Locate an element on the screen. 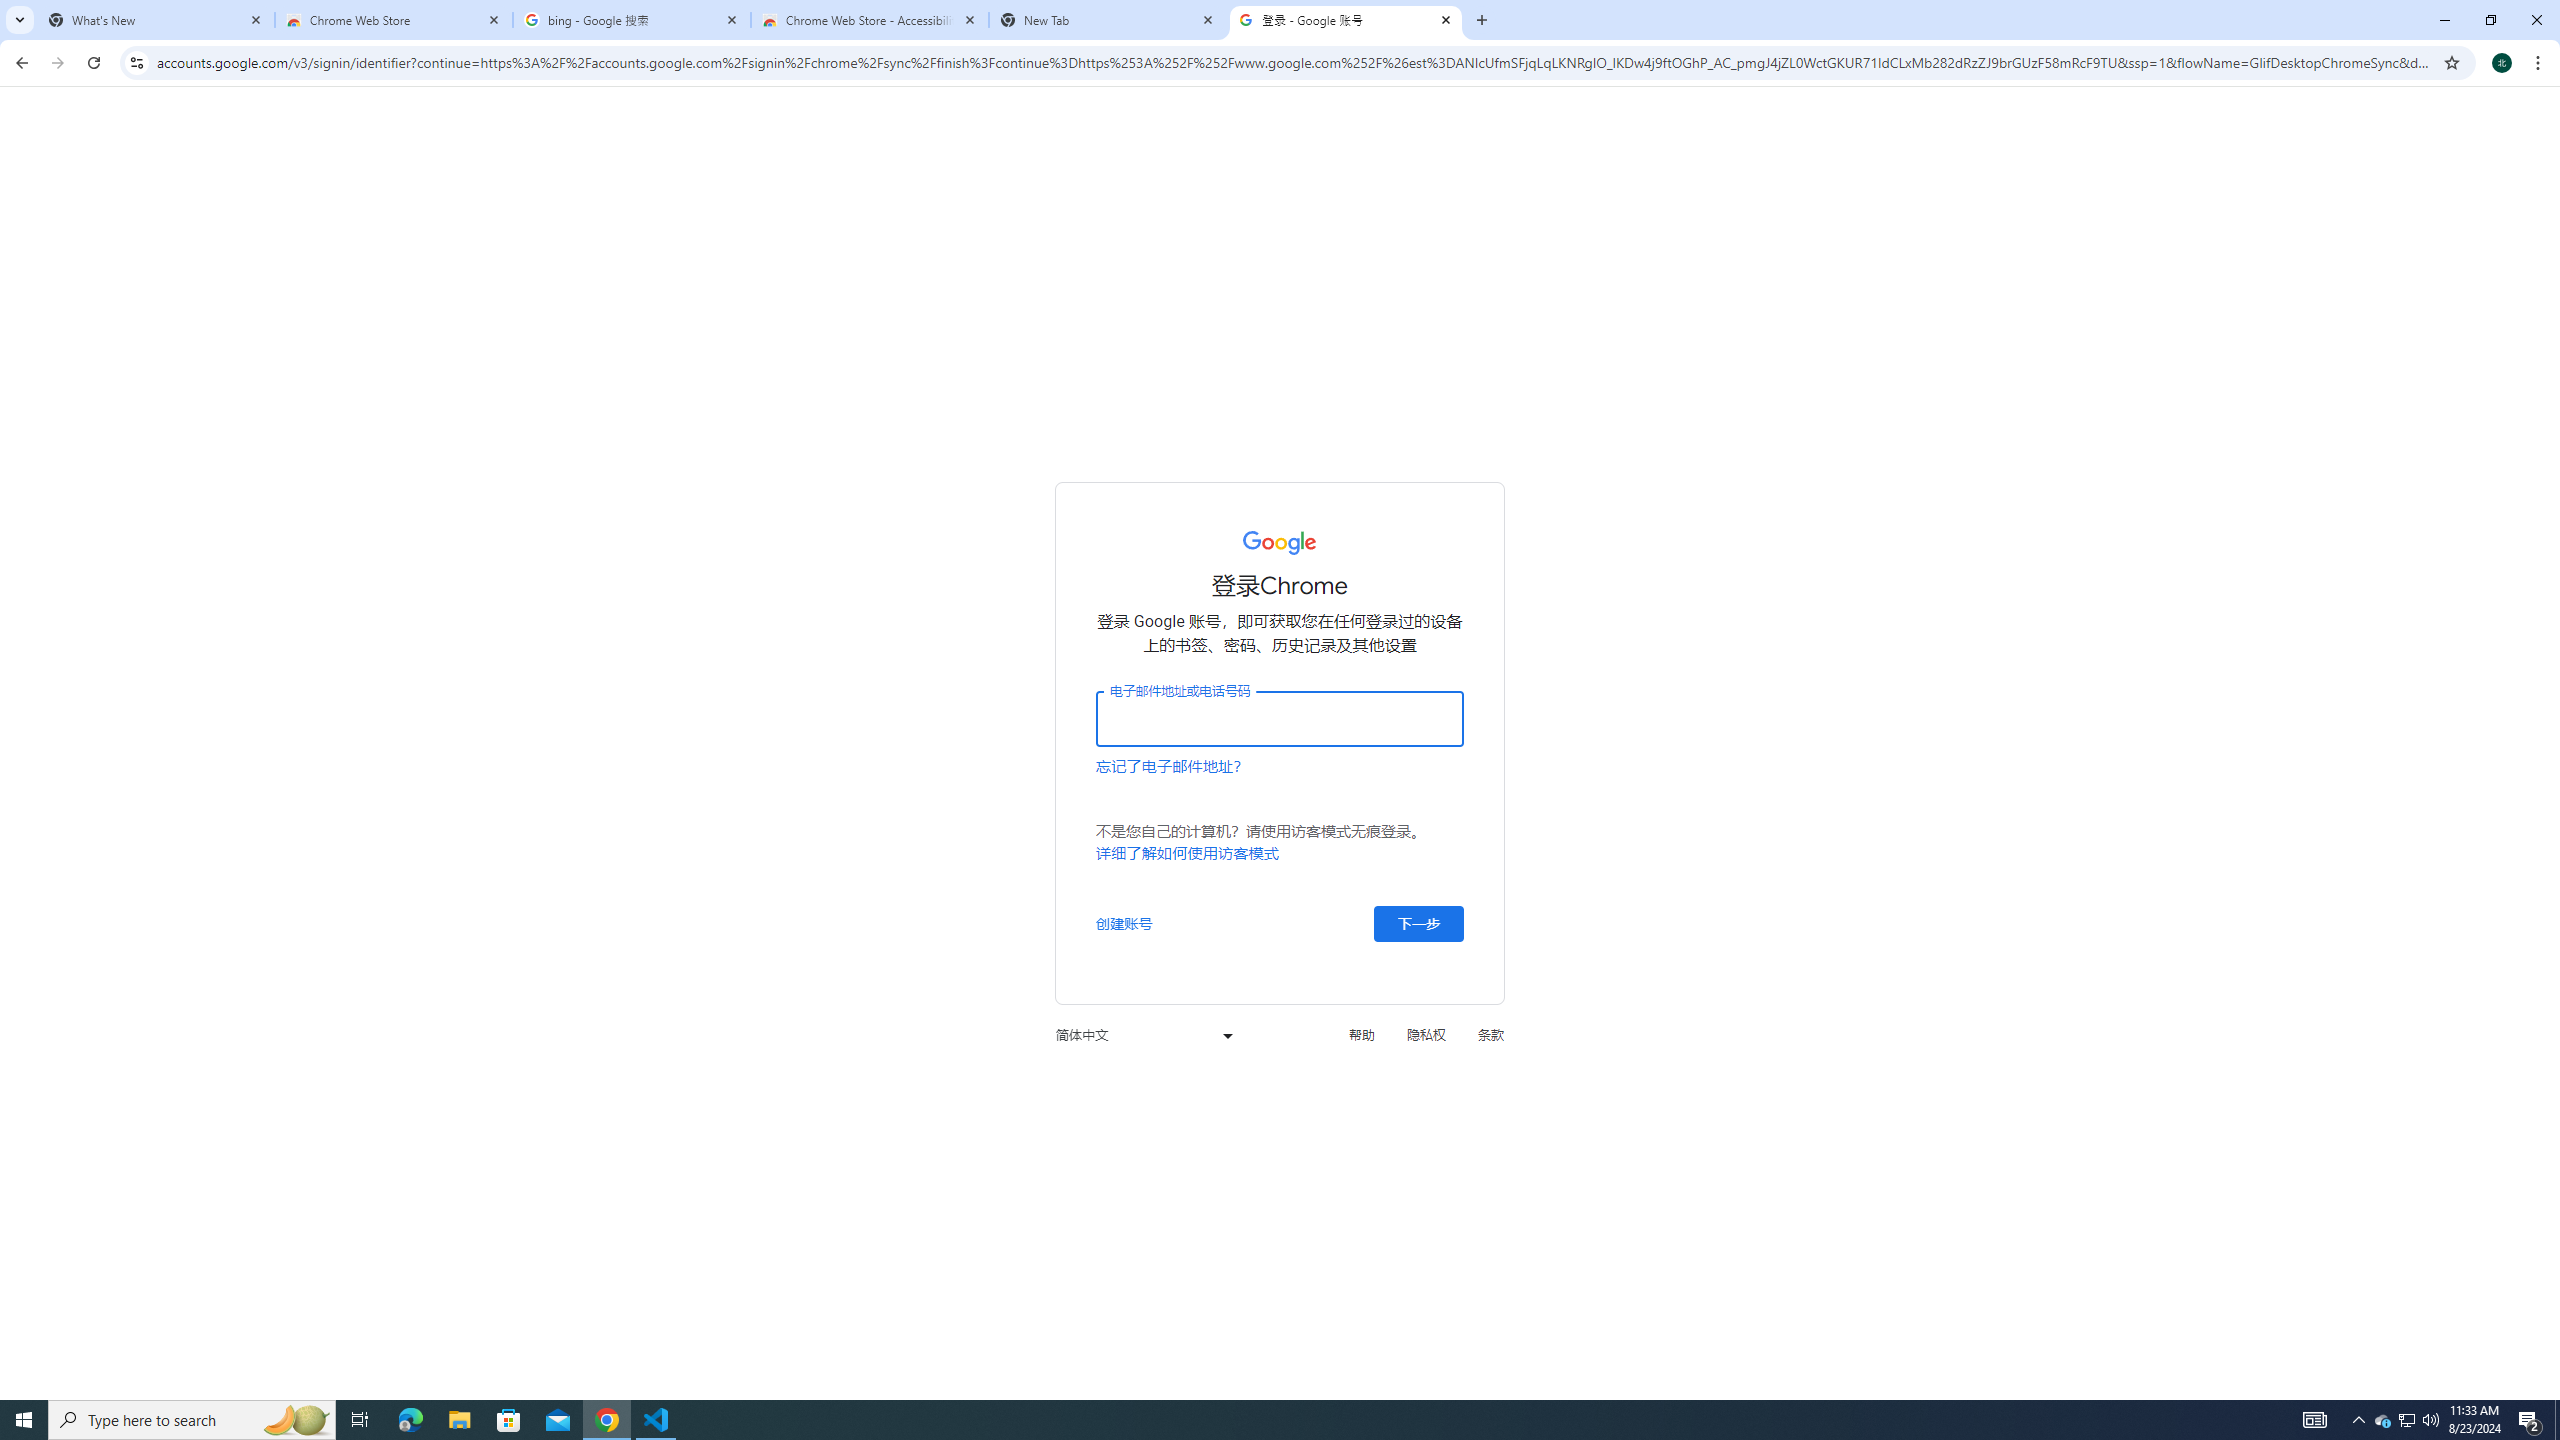 This screenshot has width=2560, height=1440. 'Chrome Web Store' is located at coordinates (394, 19).